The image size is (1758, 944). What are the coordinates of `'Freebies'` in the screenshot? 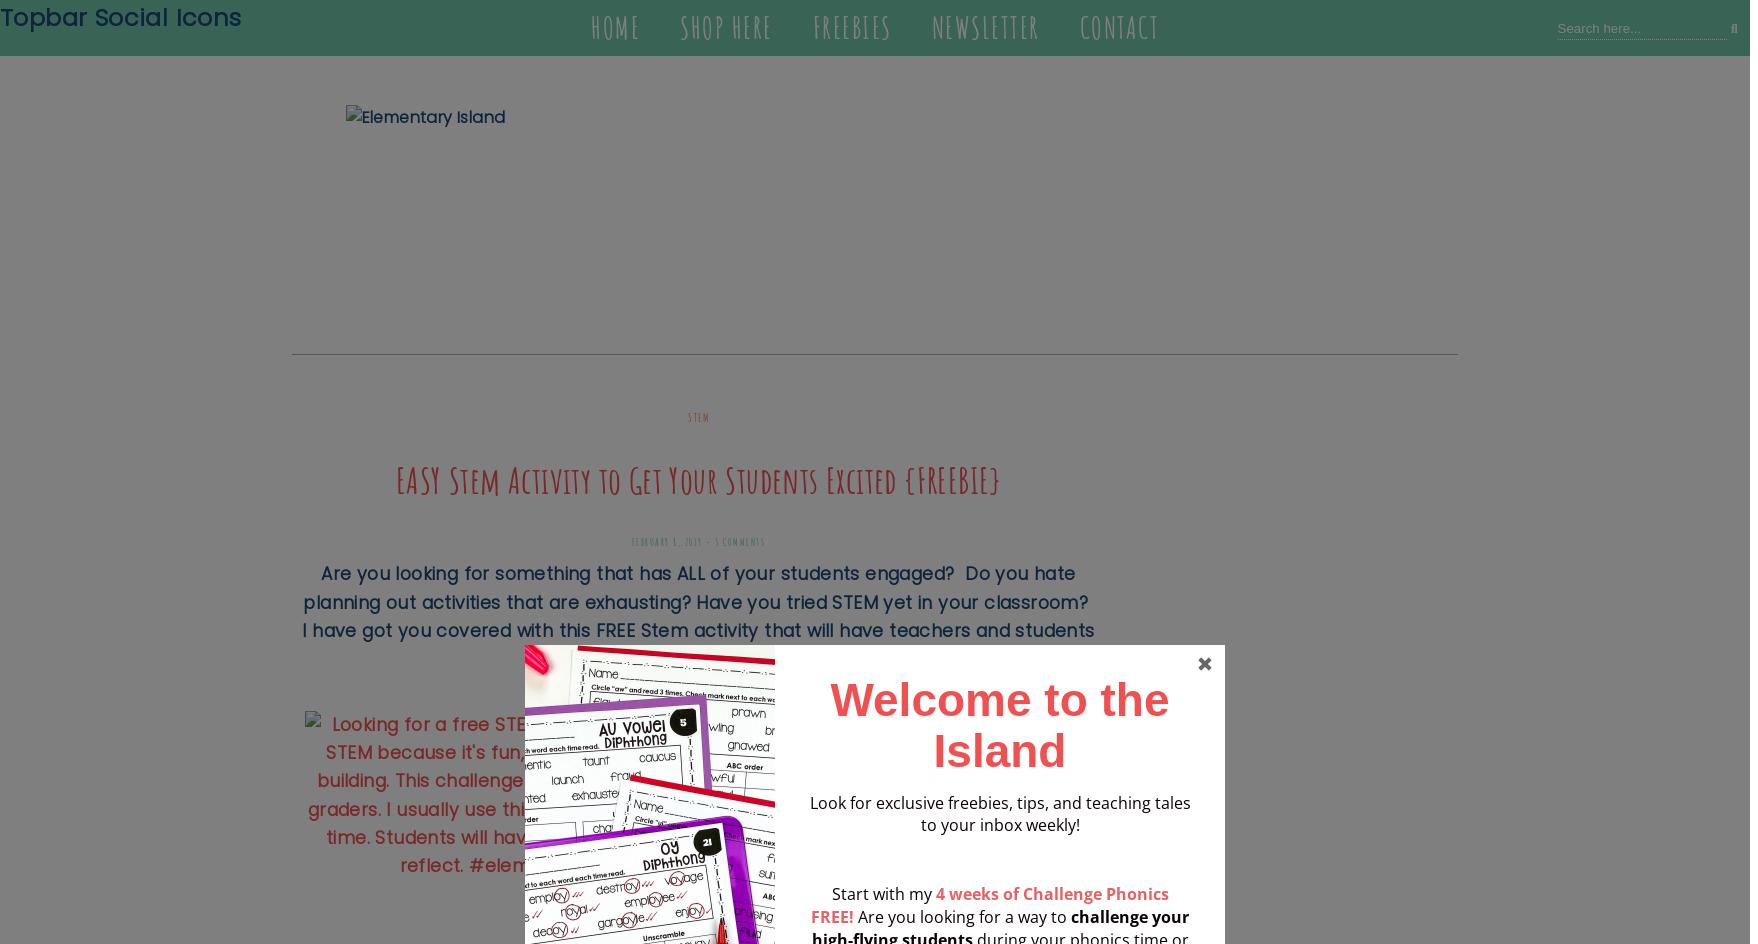 It's located at (850, 27).